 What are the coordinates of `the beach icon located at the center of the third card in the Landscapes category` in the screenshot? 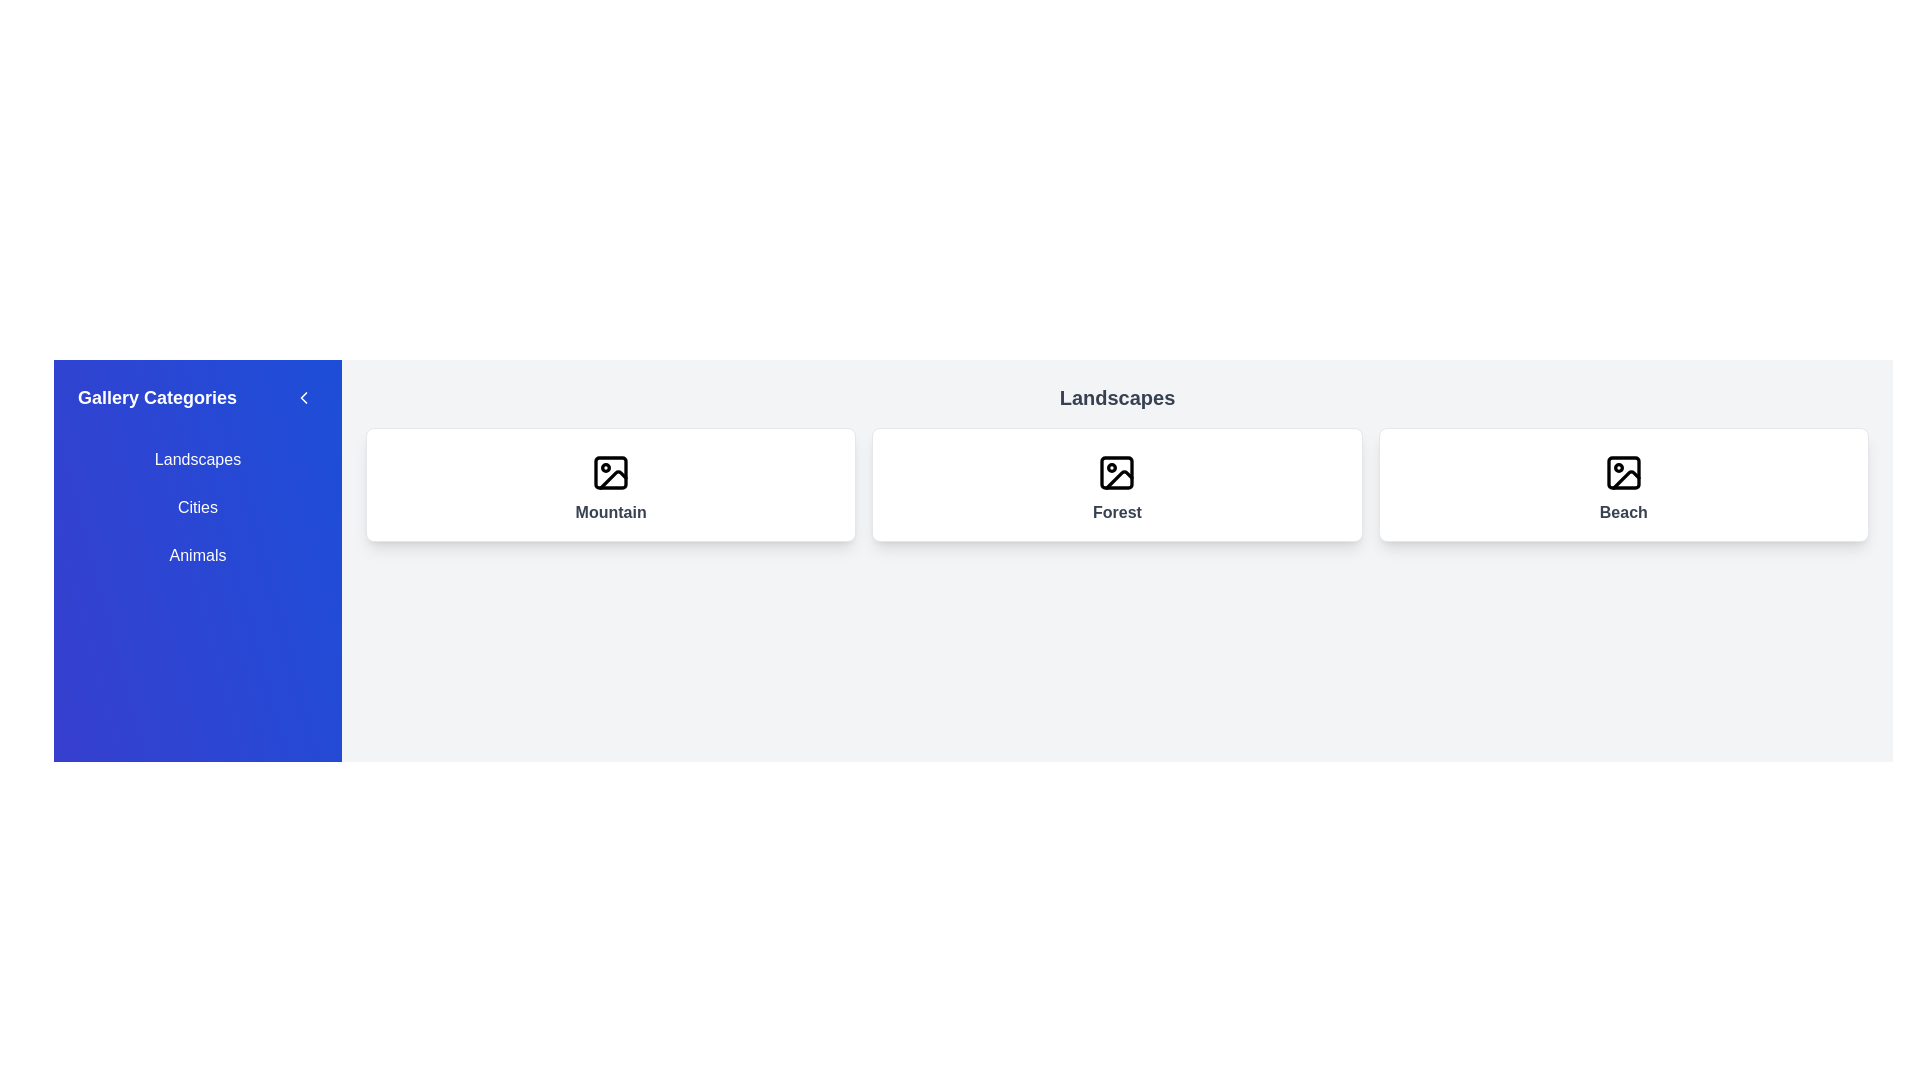 It's located at (1623, 473).